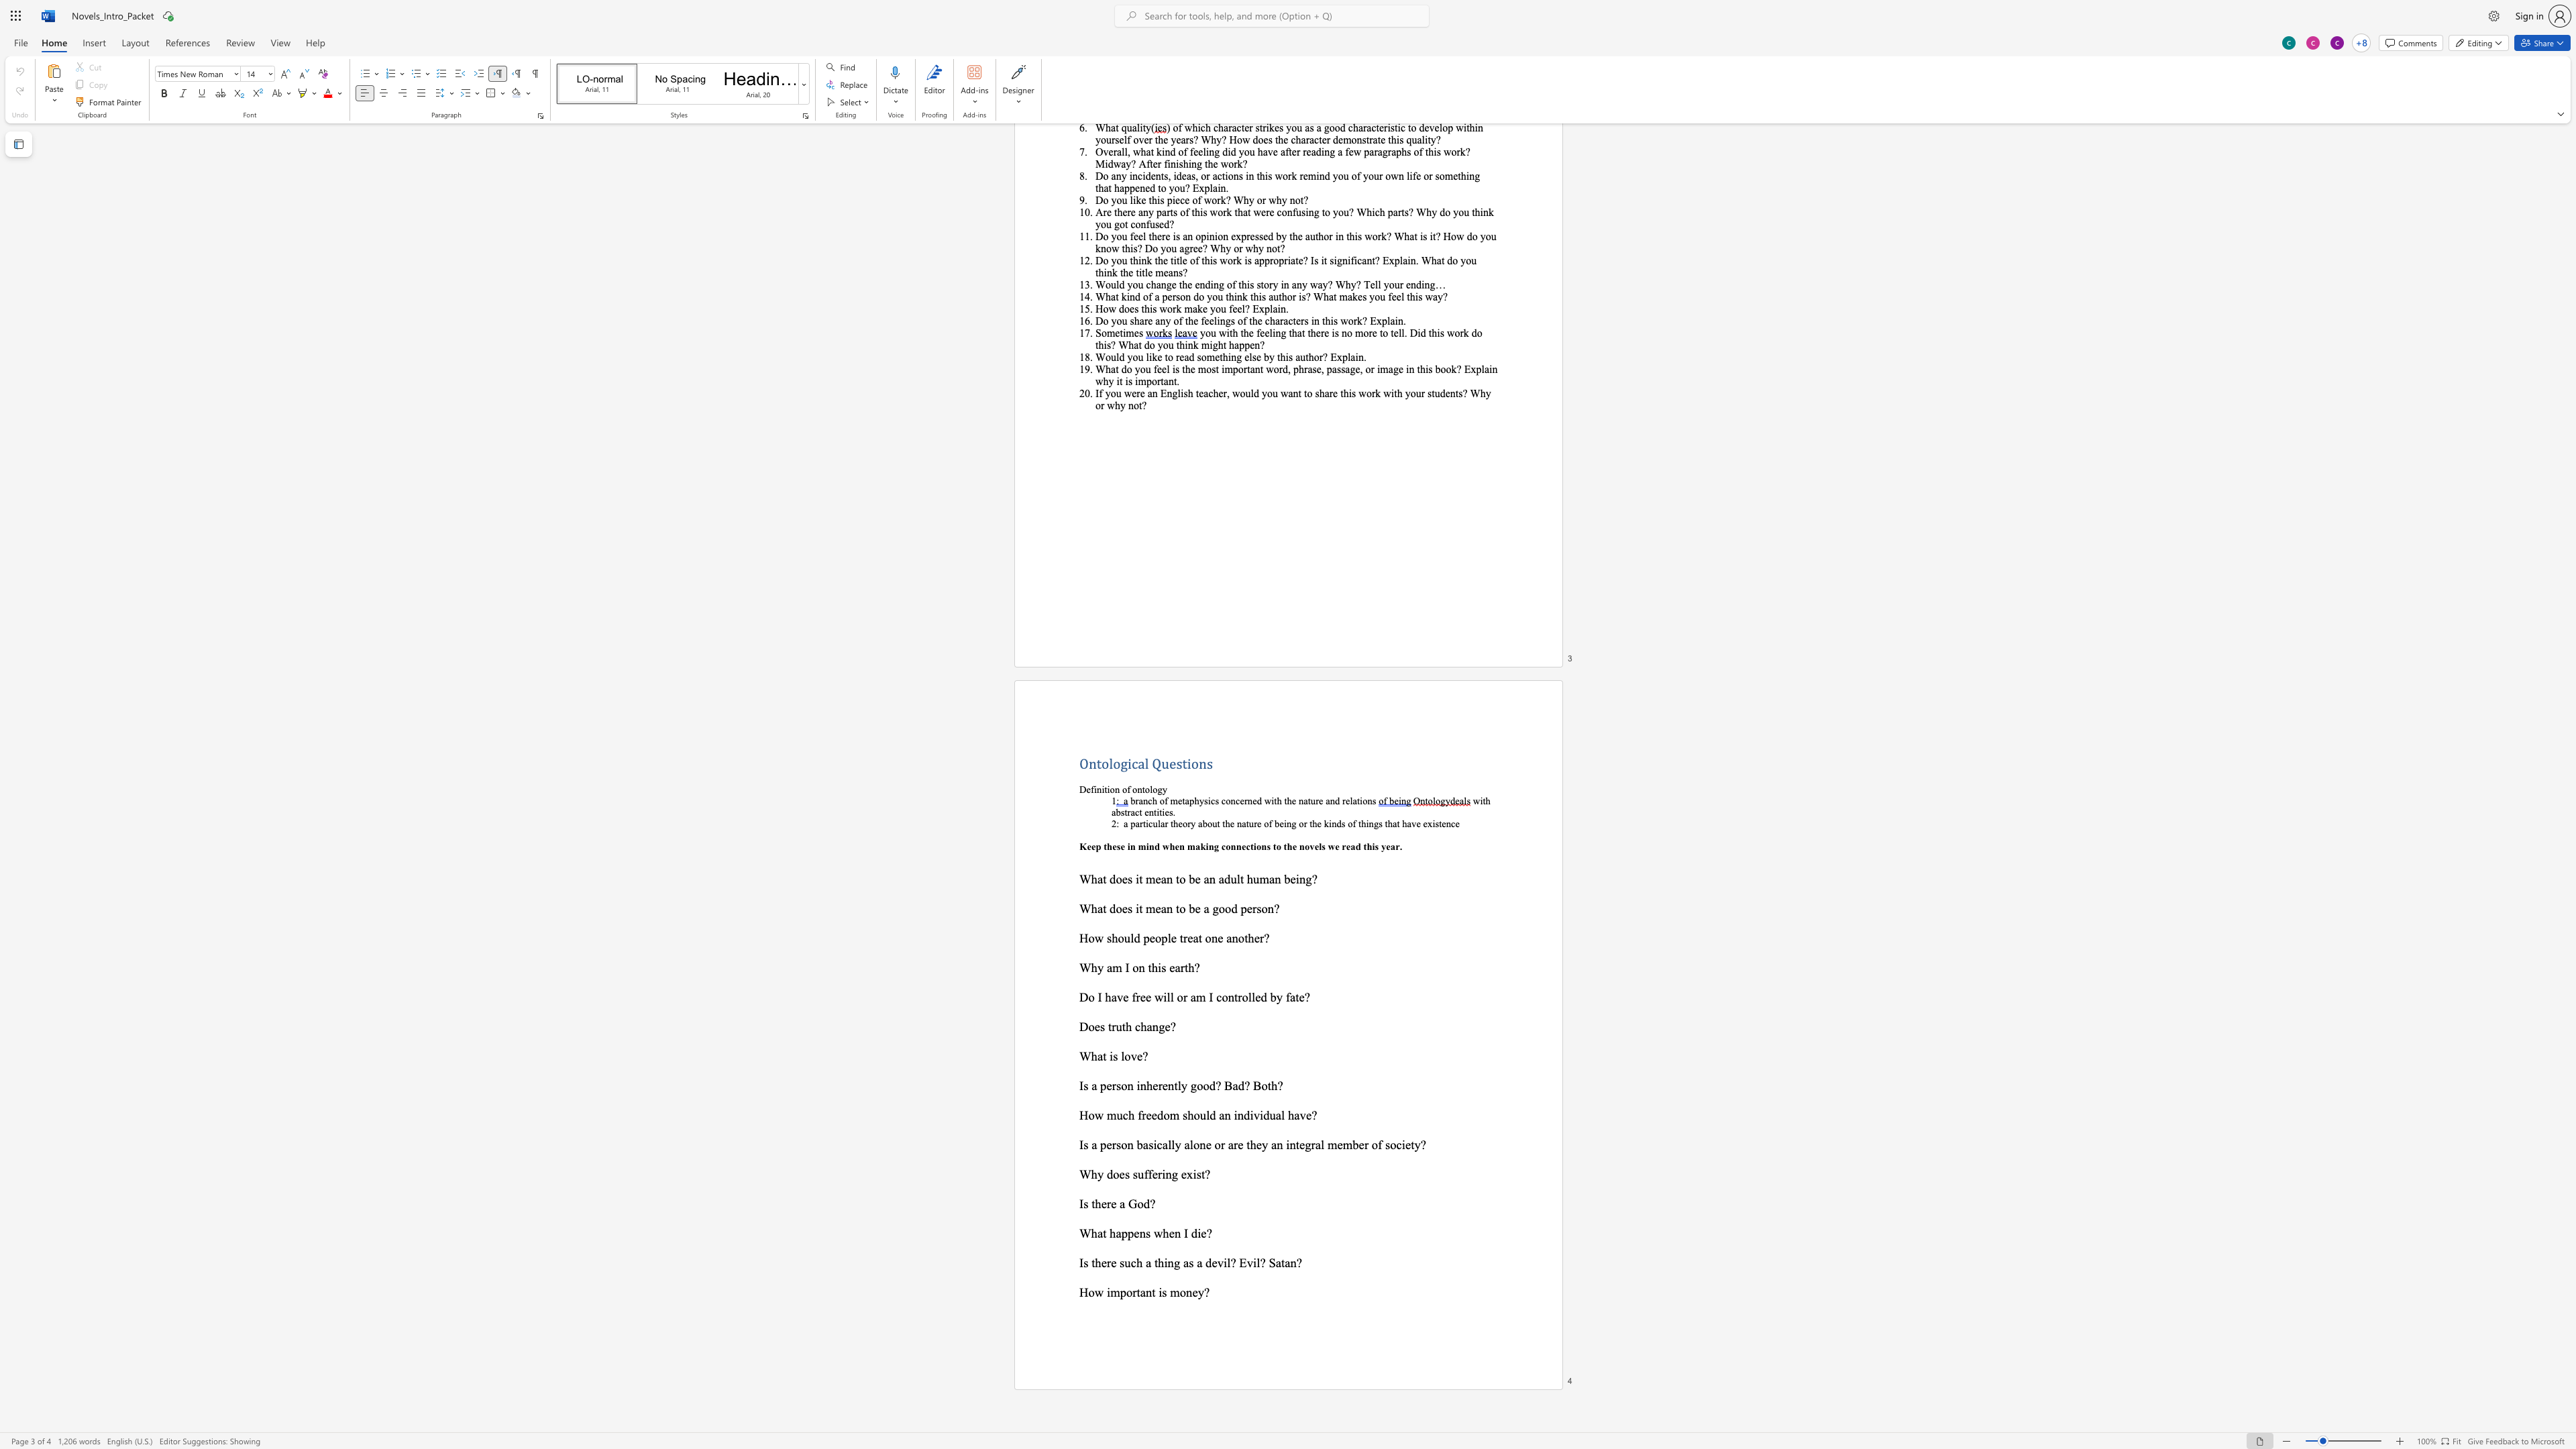 The width and height of the screenshot is (2576, 1449). What do you see at coordinates (1152, 1144) in the screenshot?
I see `the space between the continuous character "s" and "i" in the text` at bounding box center [1152, 1144].